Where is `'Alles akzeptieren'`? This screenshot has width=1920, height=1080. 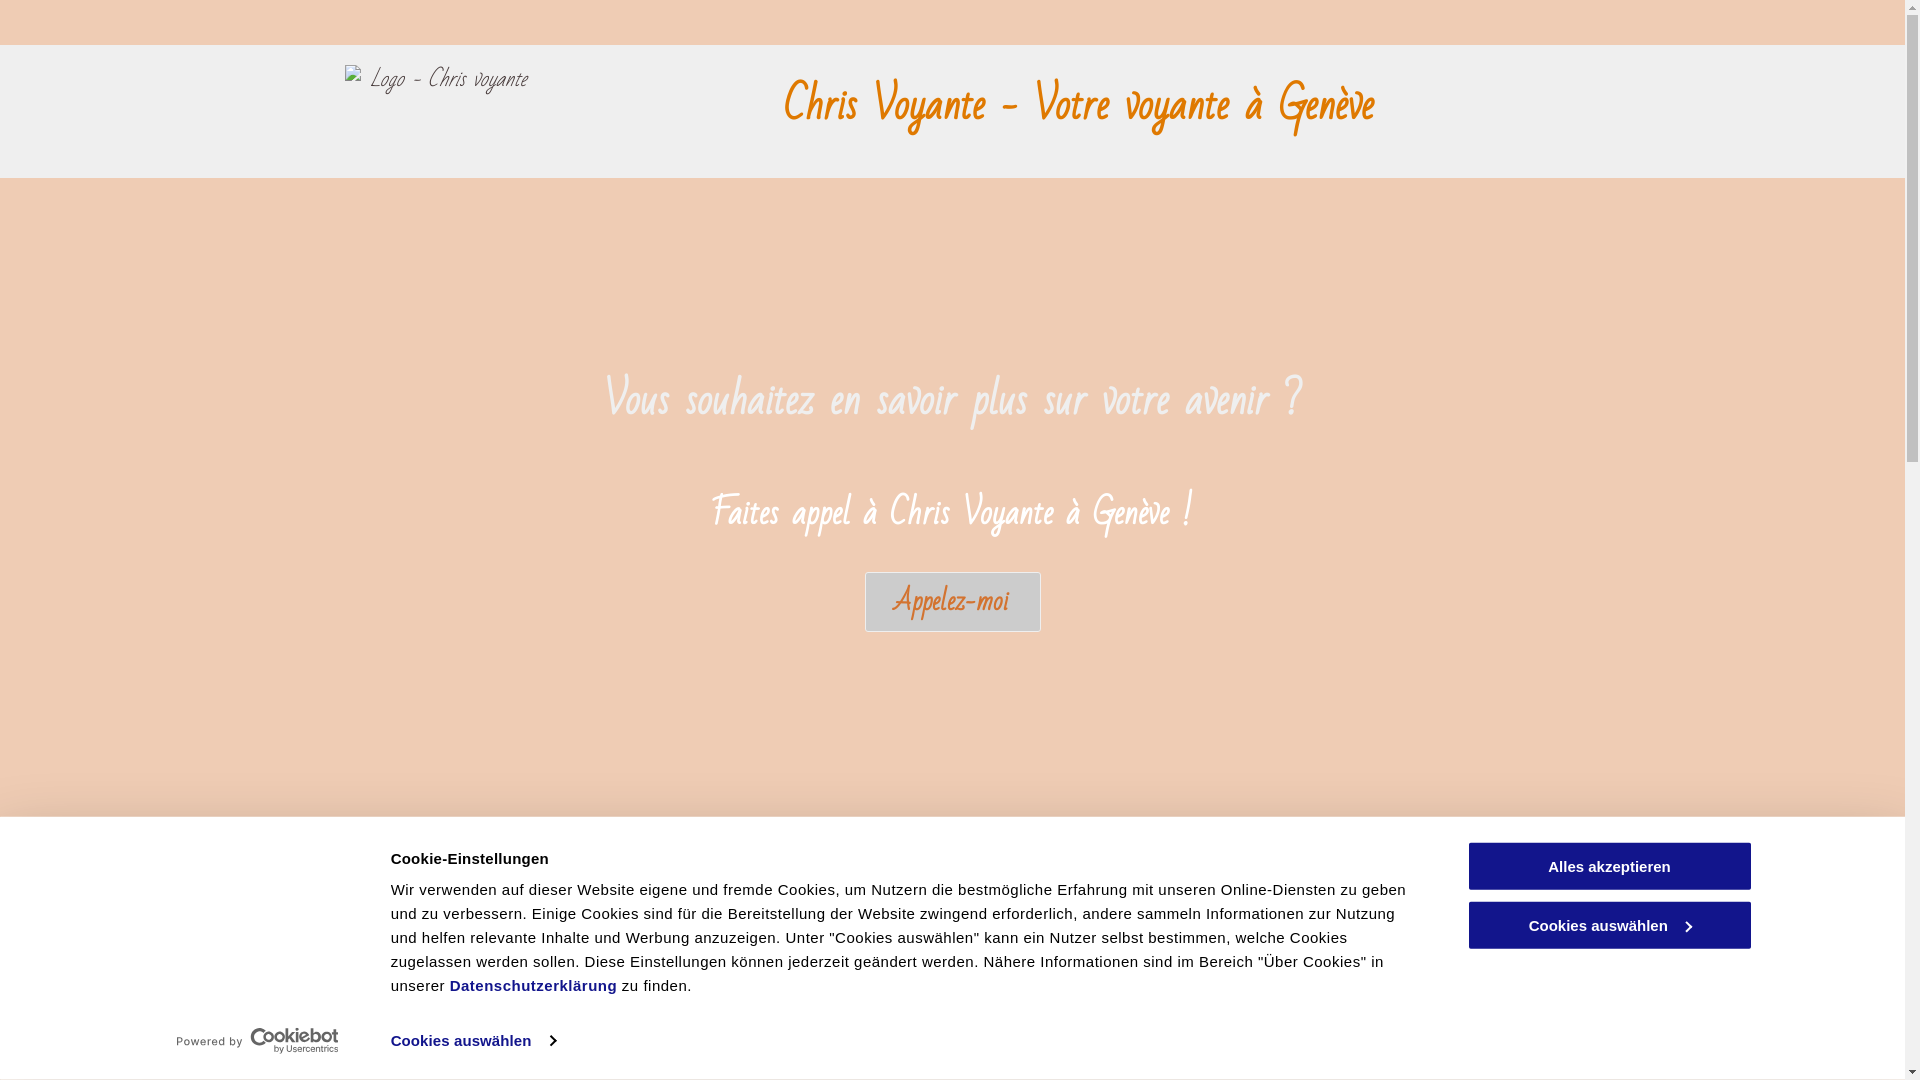 'Alles akzeptieren' is located at coordinates (1608, 865).